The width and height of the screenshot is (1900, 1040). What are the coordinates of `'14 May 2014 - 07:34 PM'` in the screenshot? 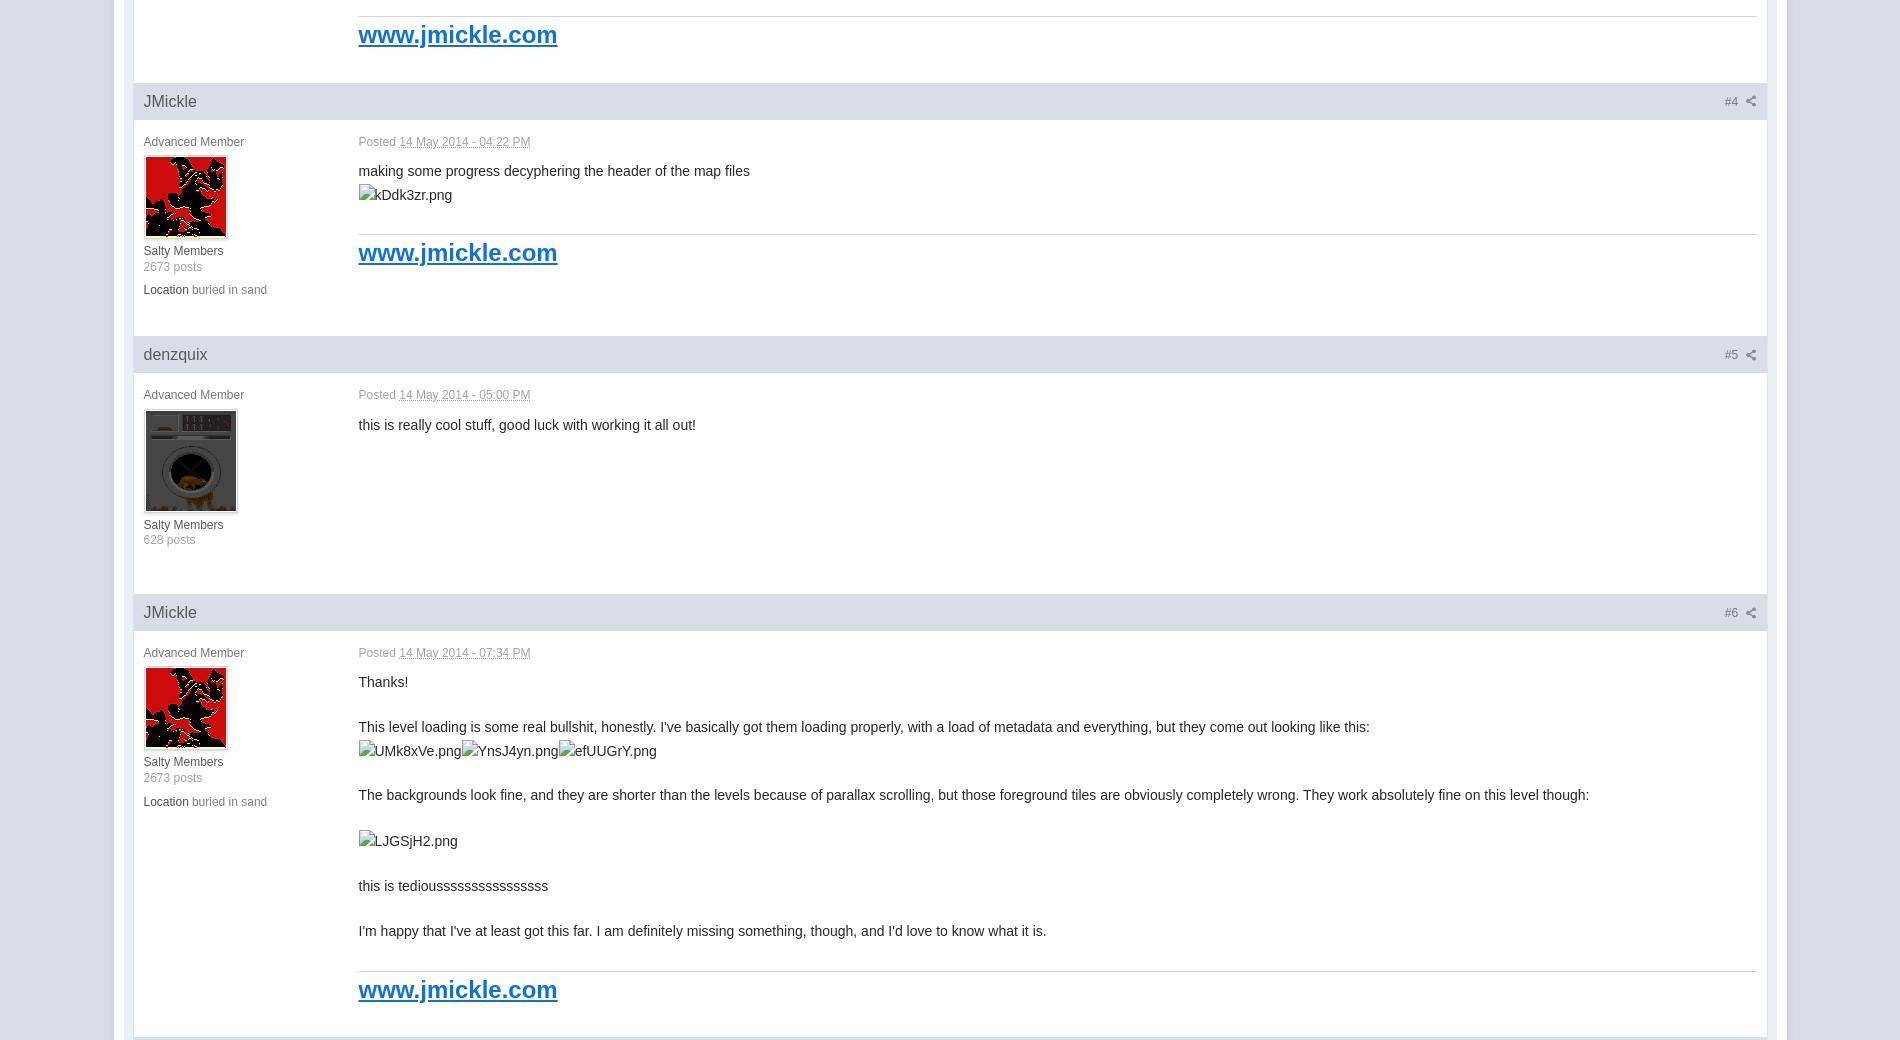 It's located at (398, 651).